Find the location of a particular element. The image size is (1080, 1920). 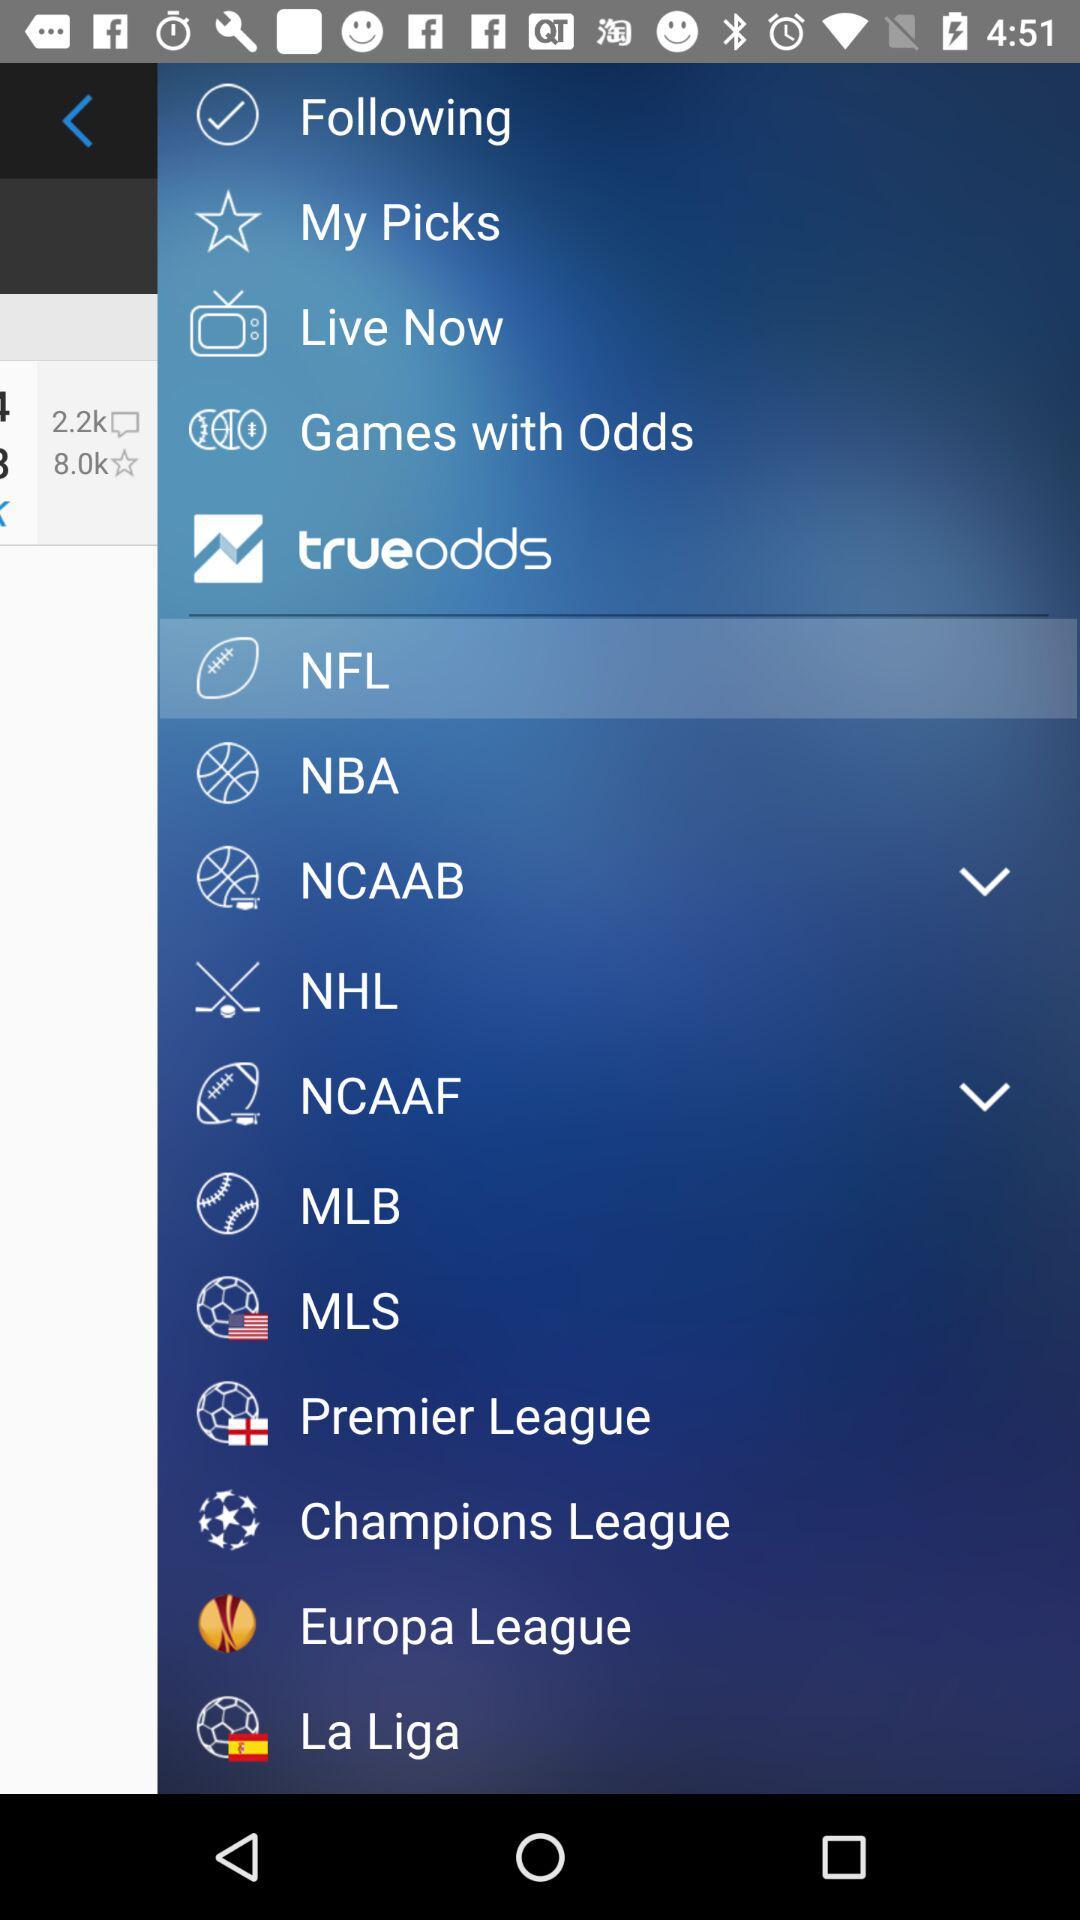

bundesliga is located at coordinates (617, 1788).